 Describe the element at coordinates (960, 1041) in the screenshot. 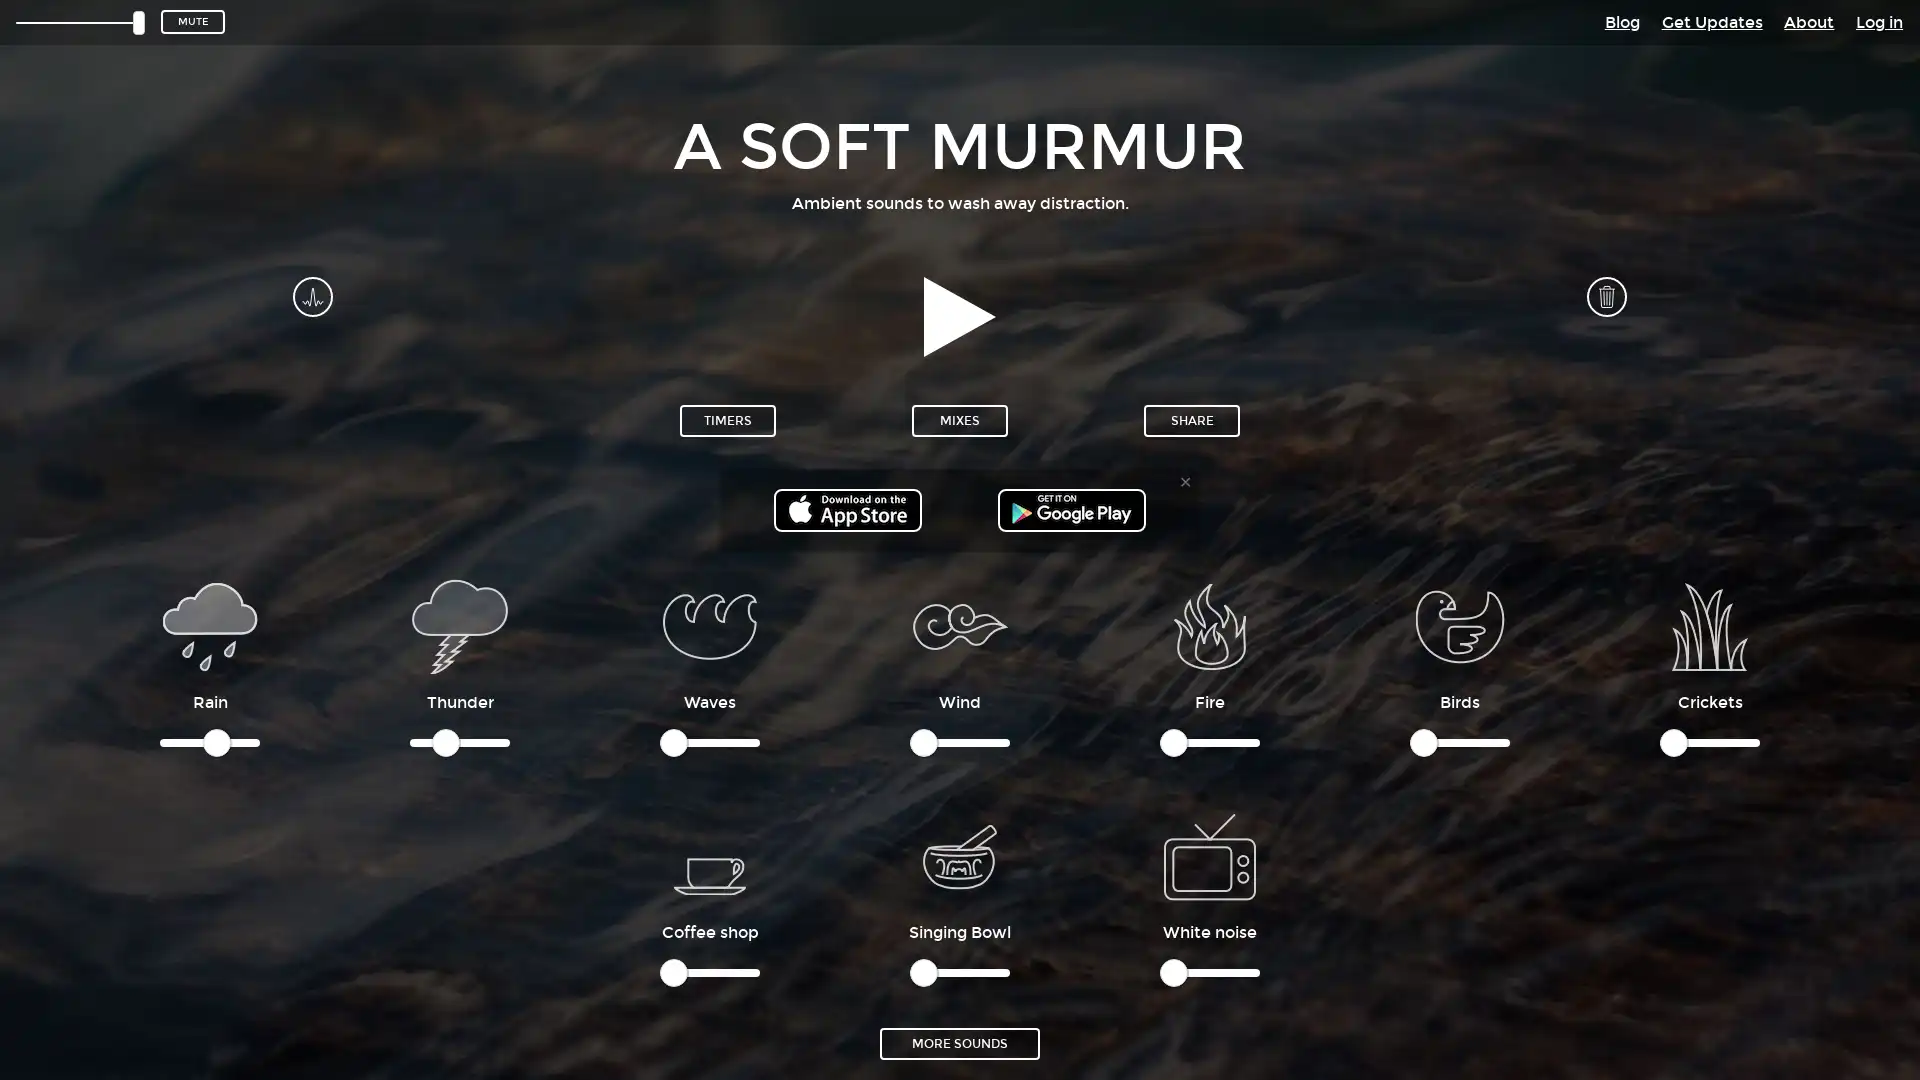

I see `MORE SOUNDS` at that location.